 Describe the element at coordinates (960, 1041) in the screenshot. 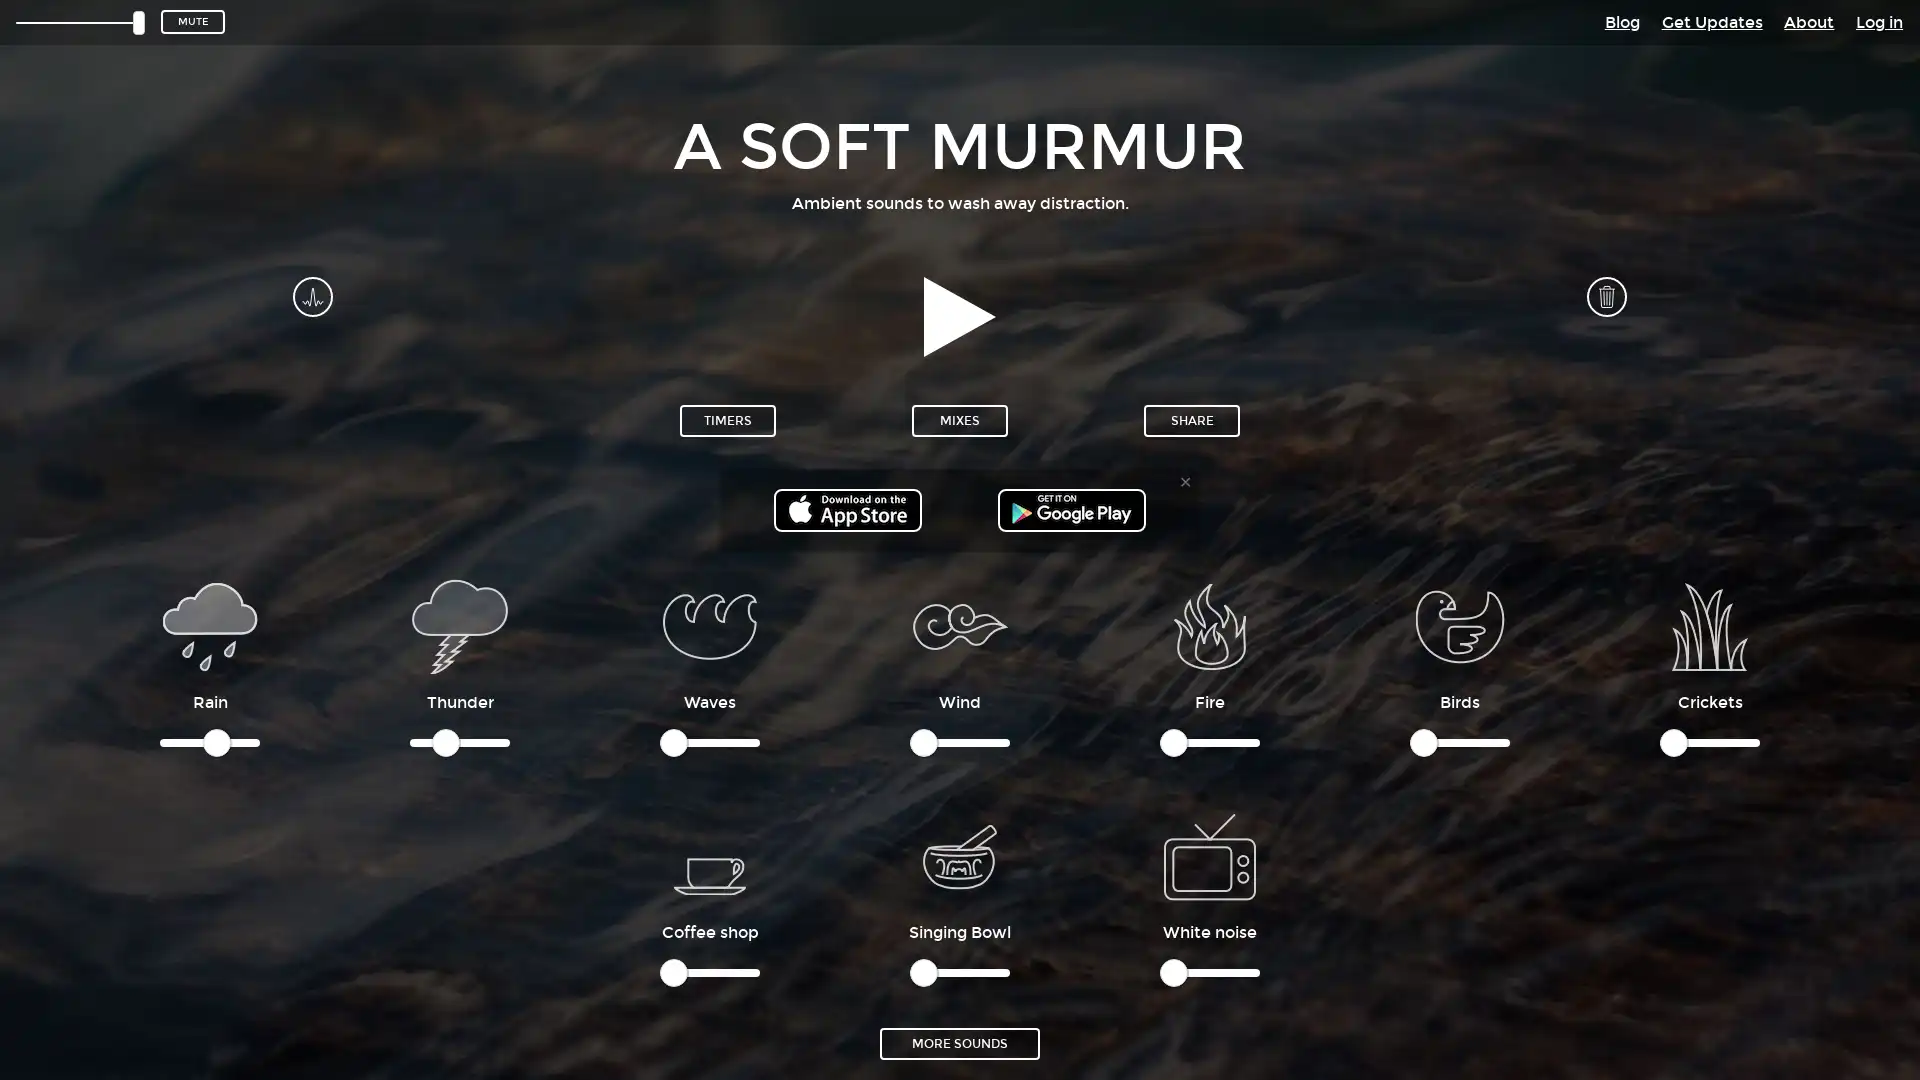

I see `MORE SOUNDS` at that location.